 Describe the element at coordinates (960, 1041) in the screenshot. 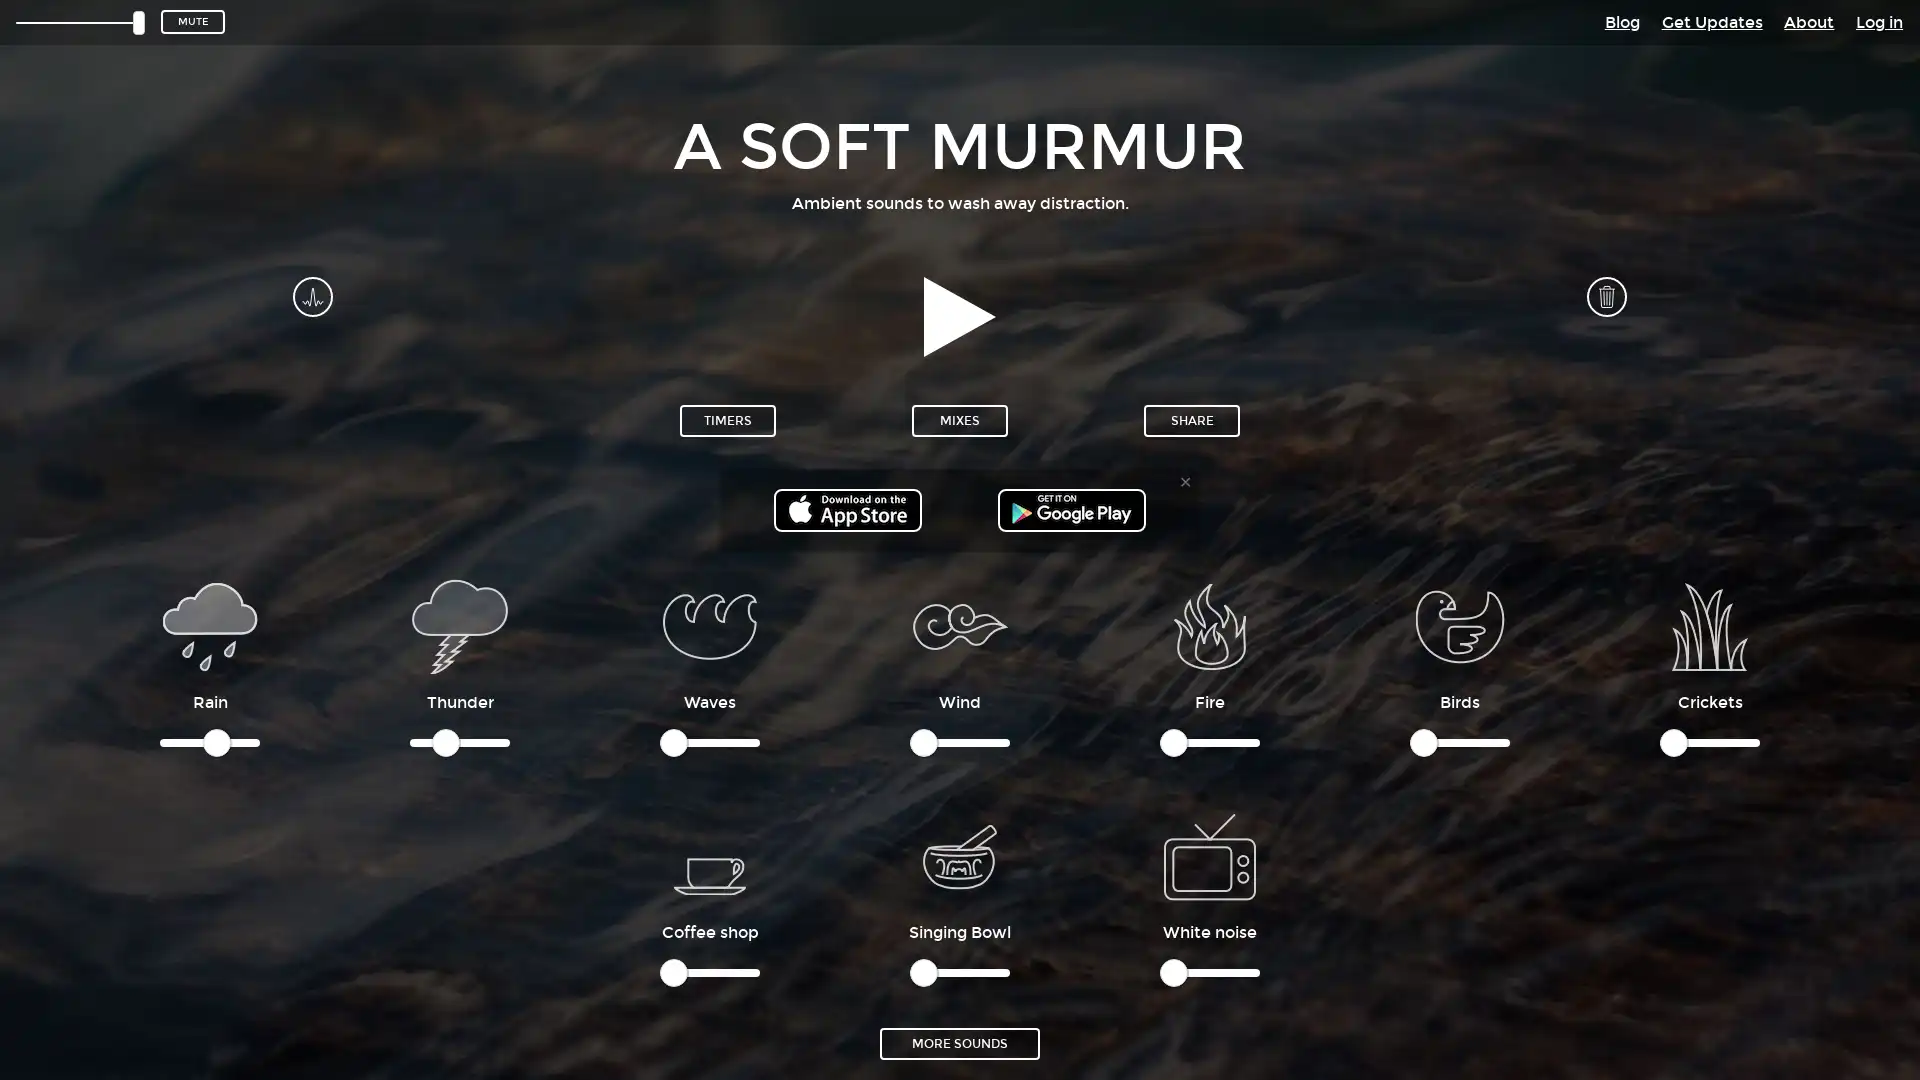

I see `MORE SOUNDS` at that location.